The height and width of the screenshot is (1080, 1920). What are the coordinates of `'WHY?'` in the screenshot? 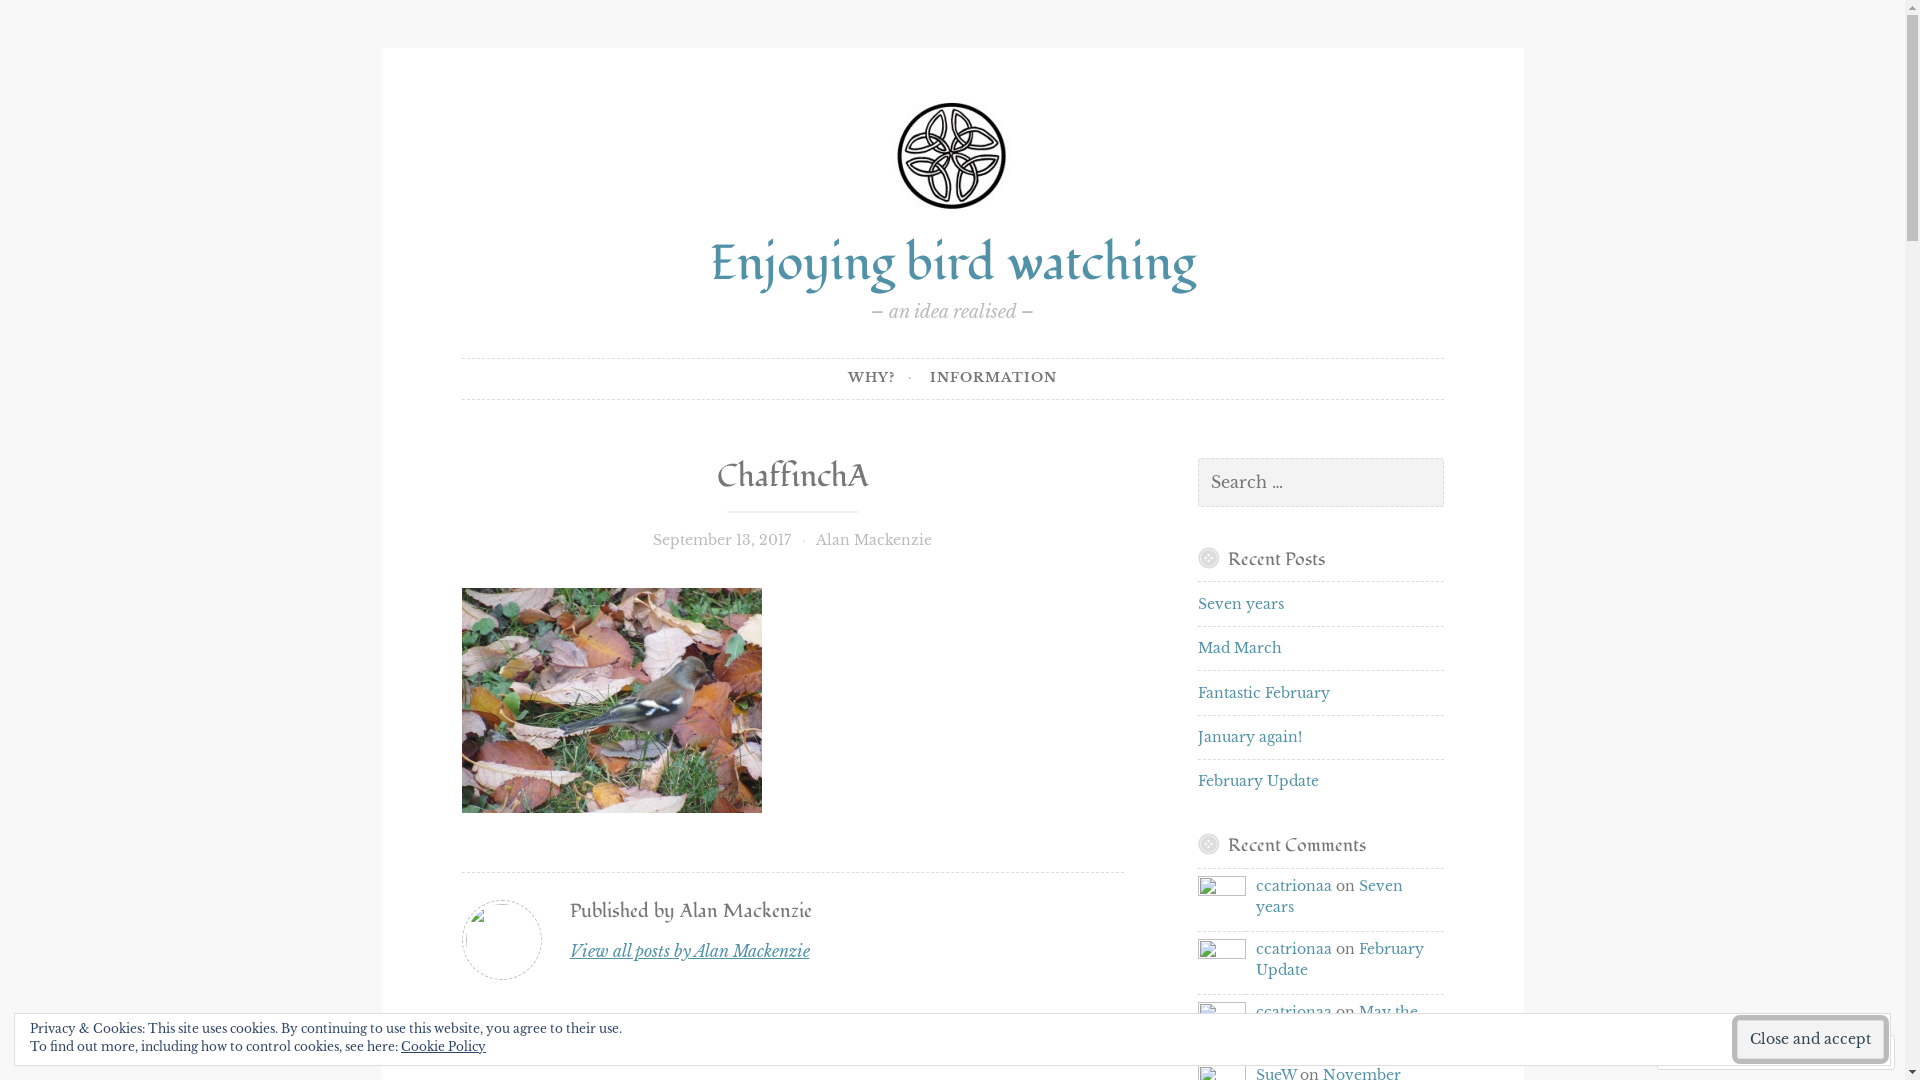 It's located at (880, 378).